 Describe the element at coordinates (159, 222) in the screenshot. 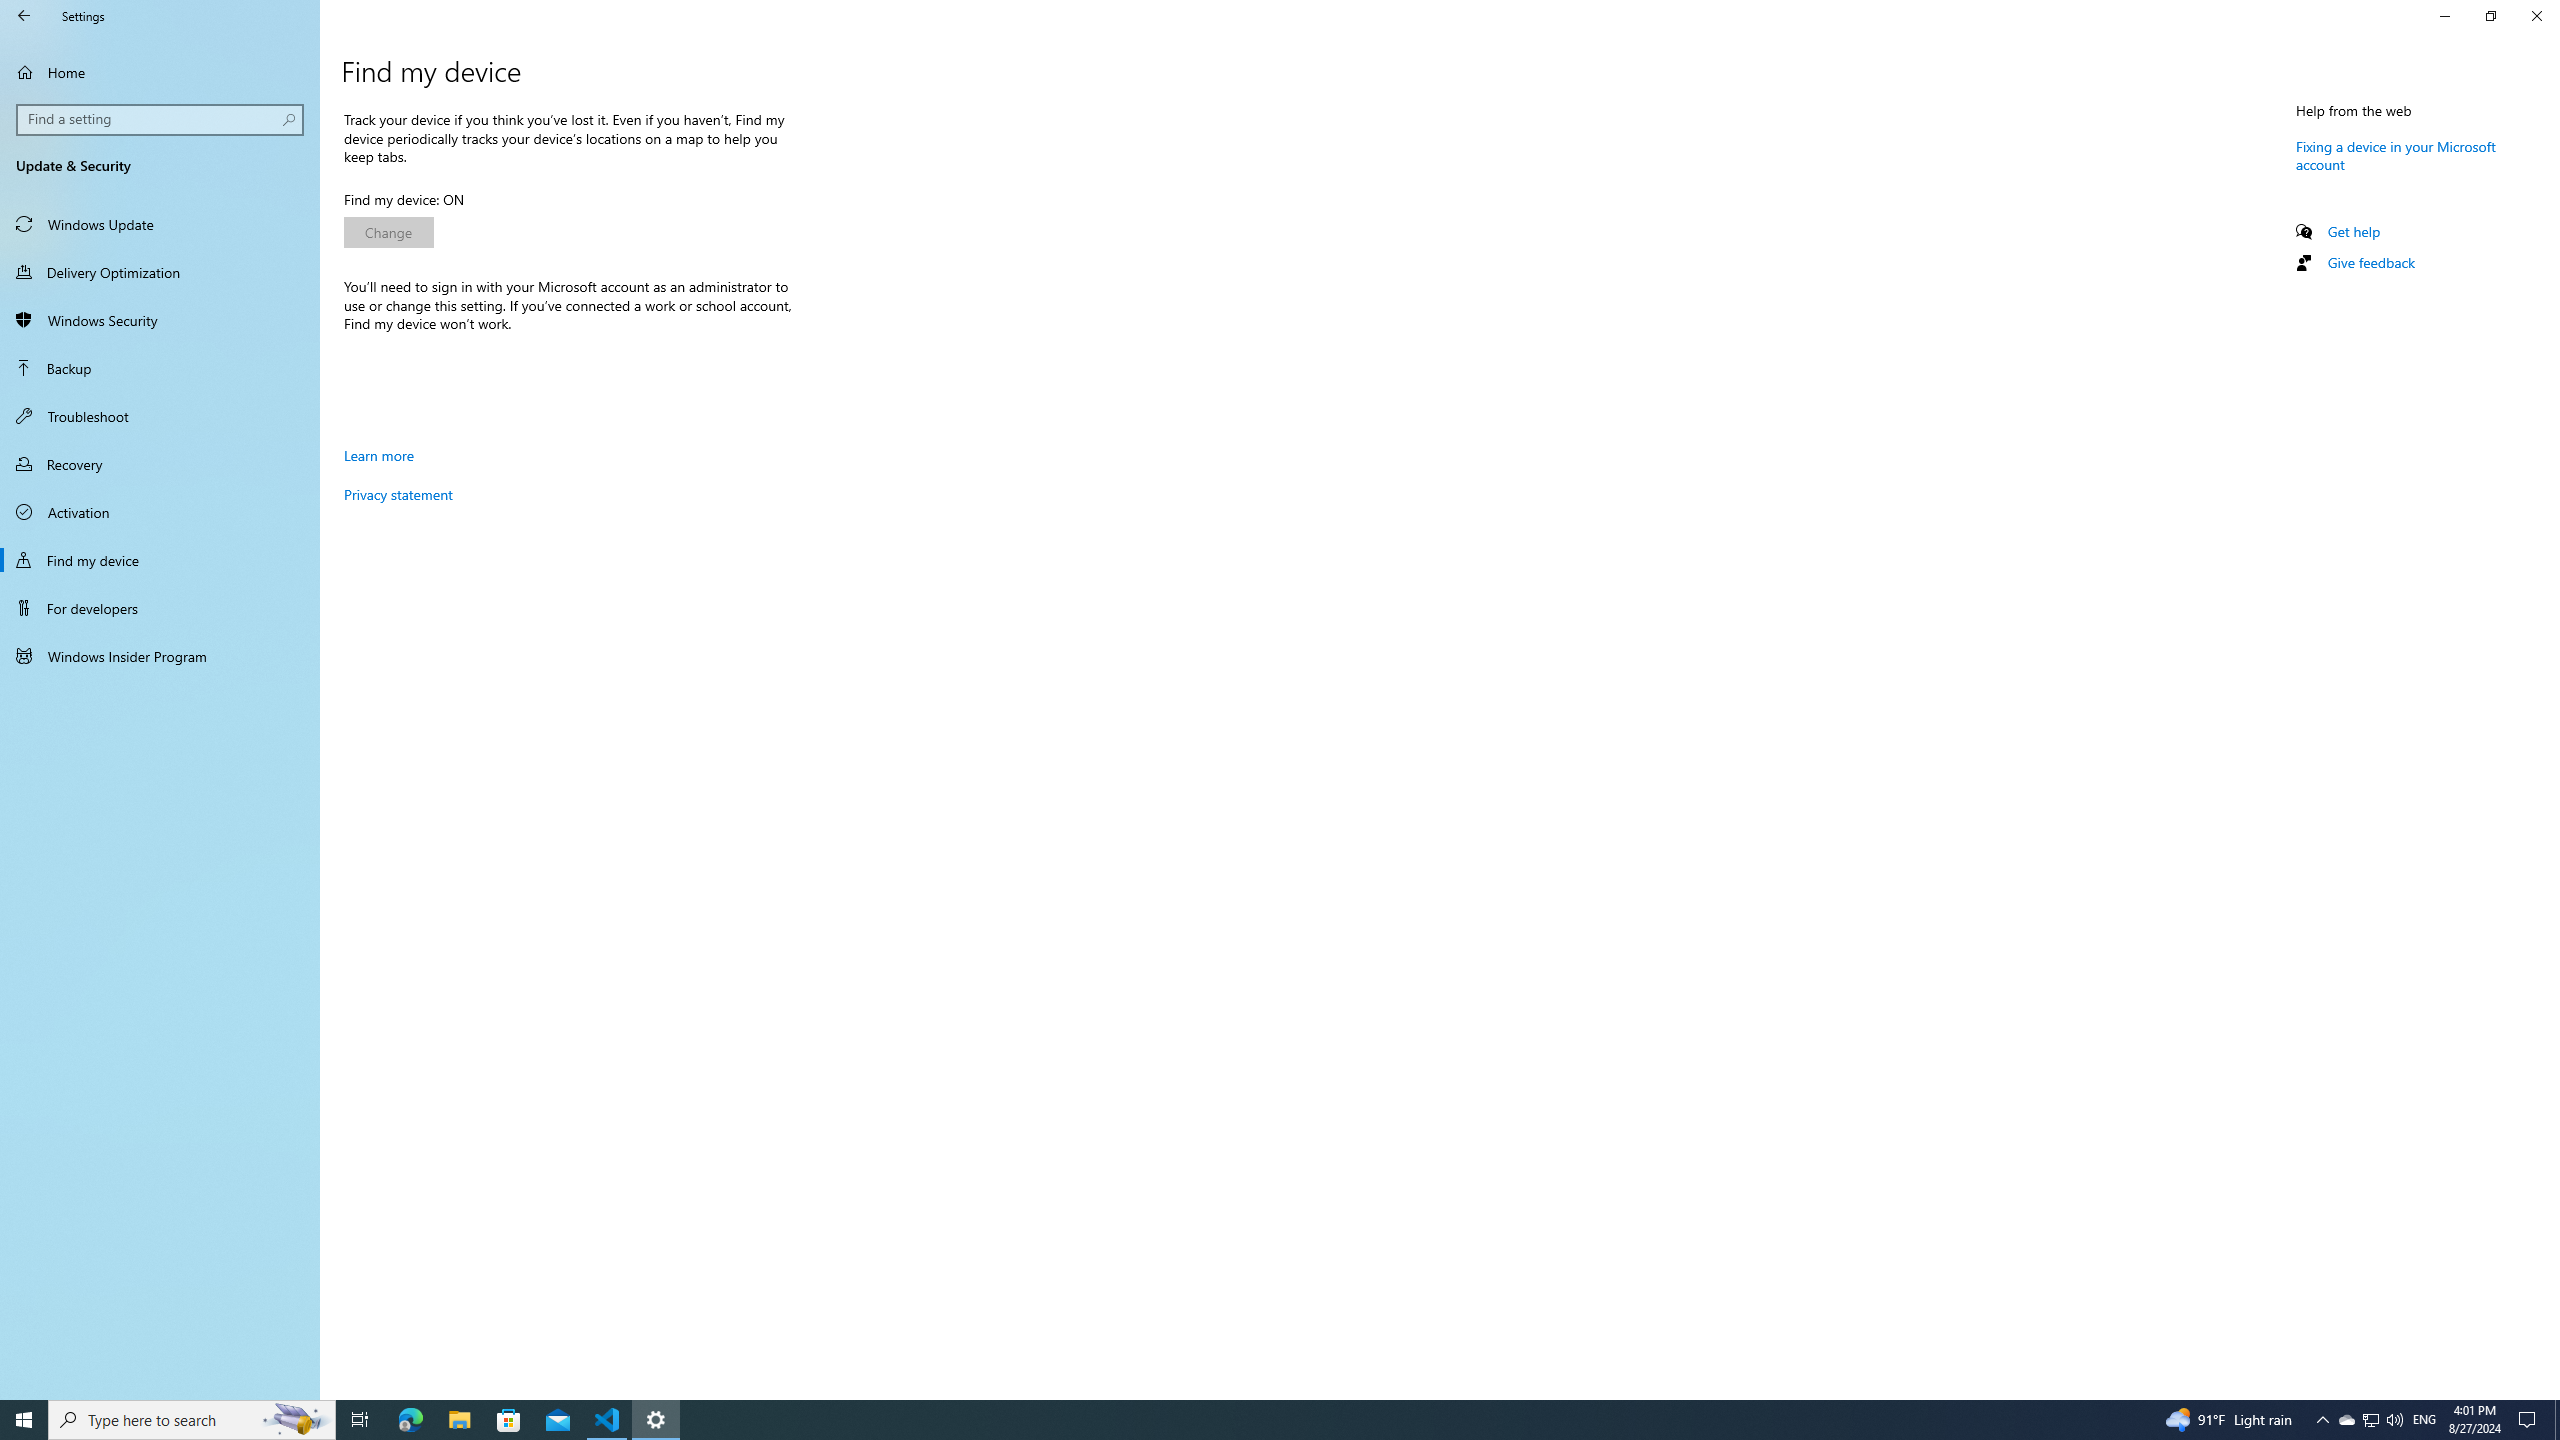

I see `'Windows Update'` at that location.